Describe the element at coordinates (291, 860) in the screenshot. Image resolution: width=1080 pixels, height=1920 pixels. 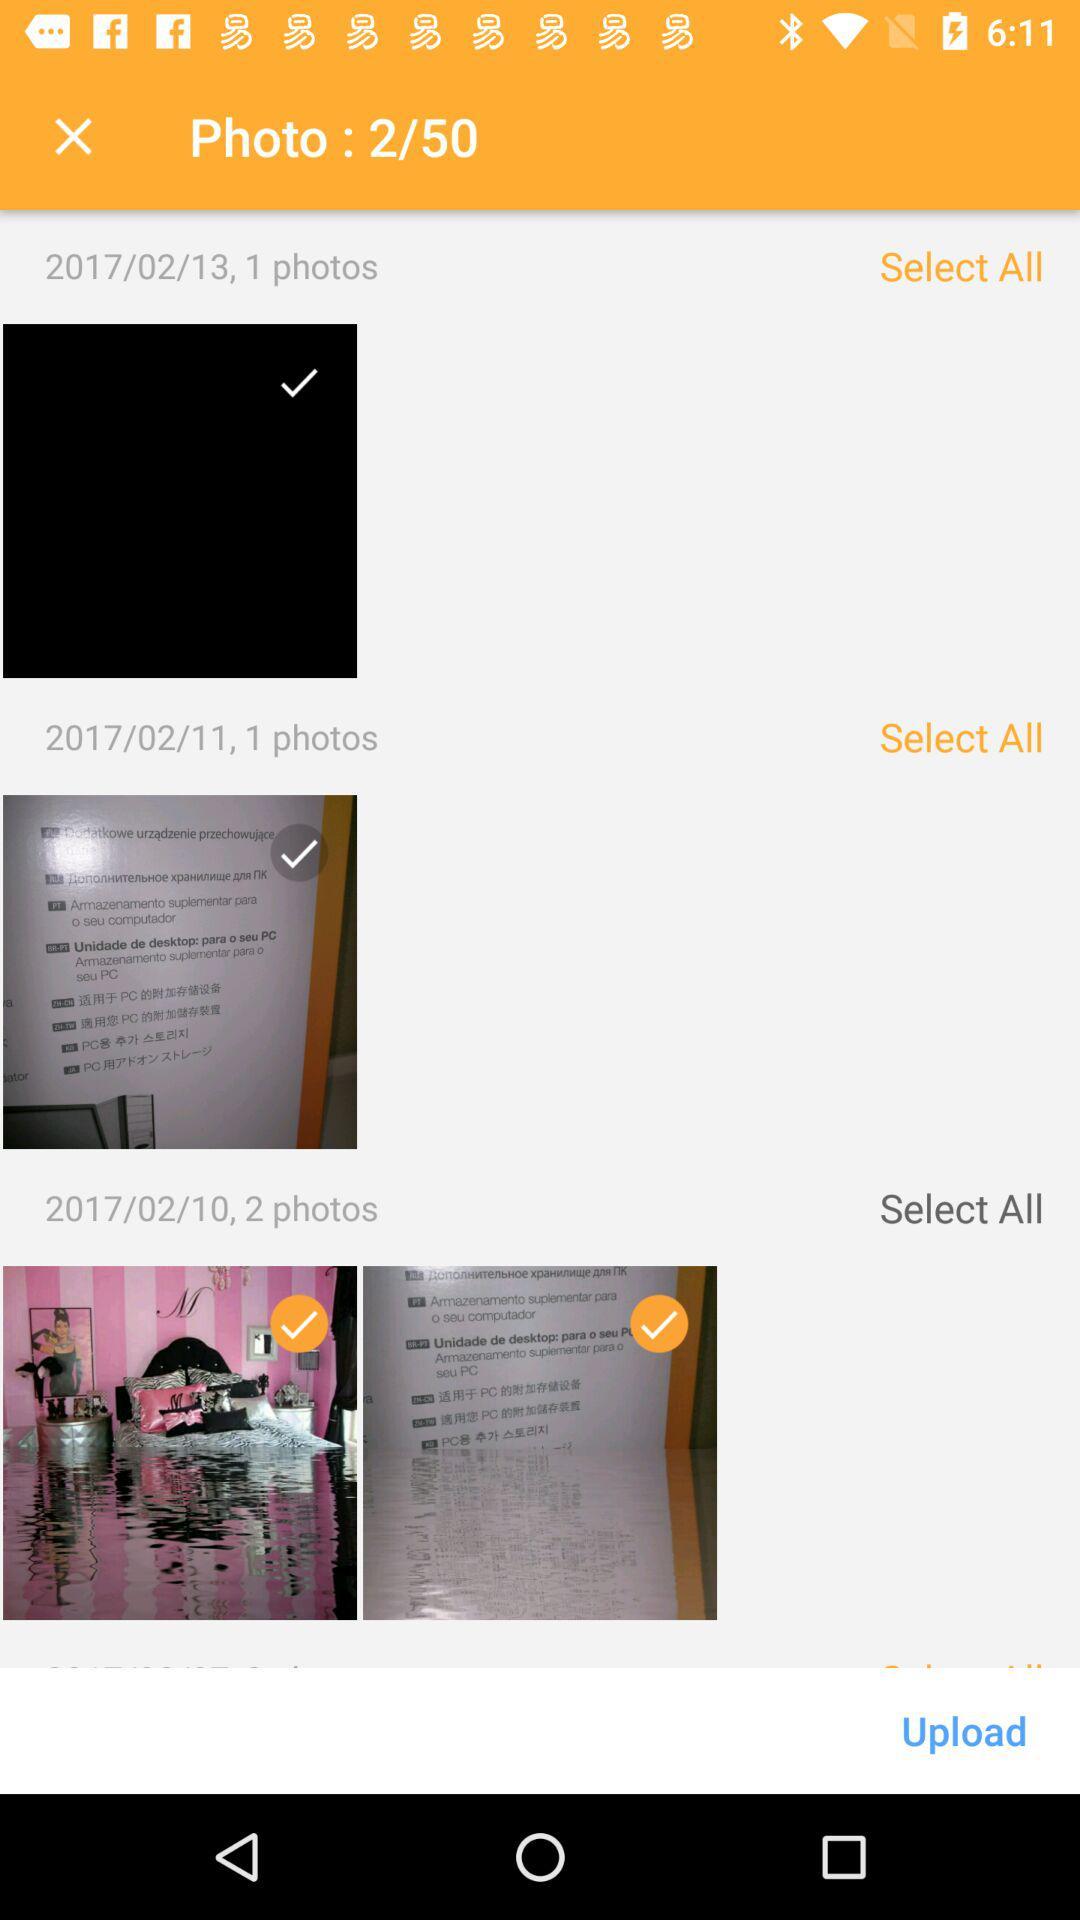
I see `the image in the 2 nd row` at that location.